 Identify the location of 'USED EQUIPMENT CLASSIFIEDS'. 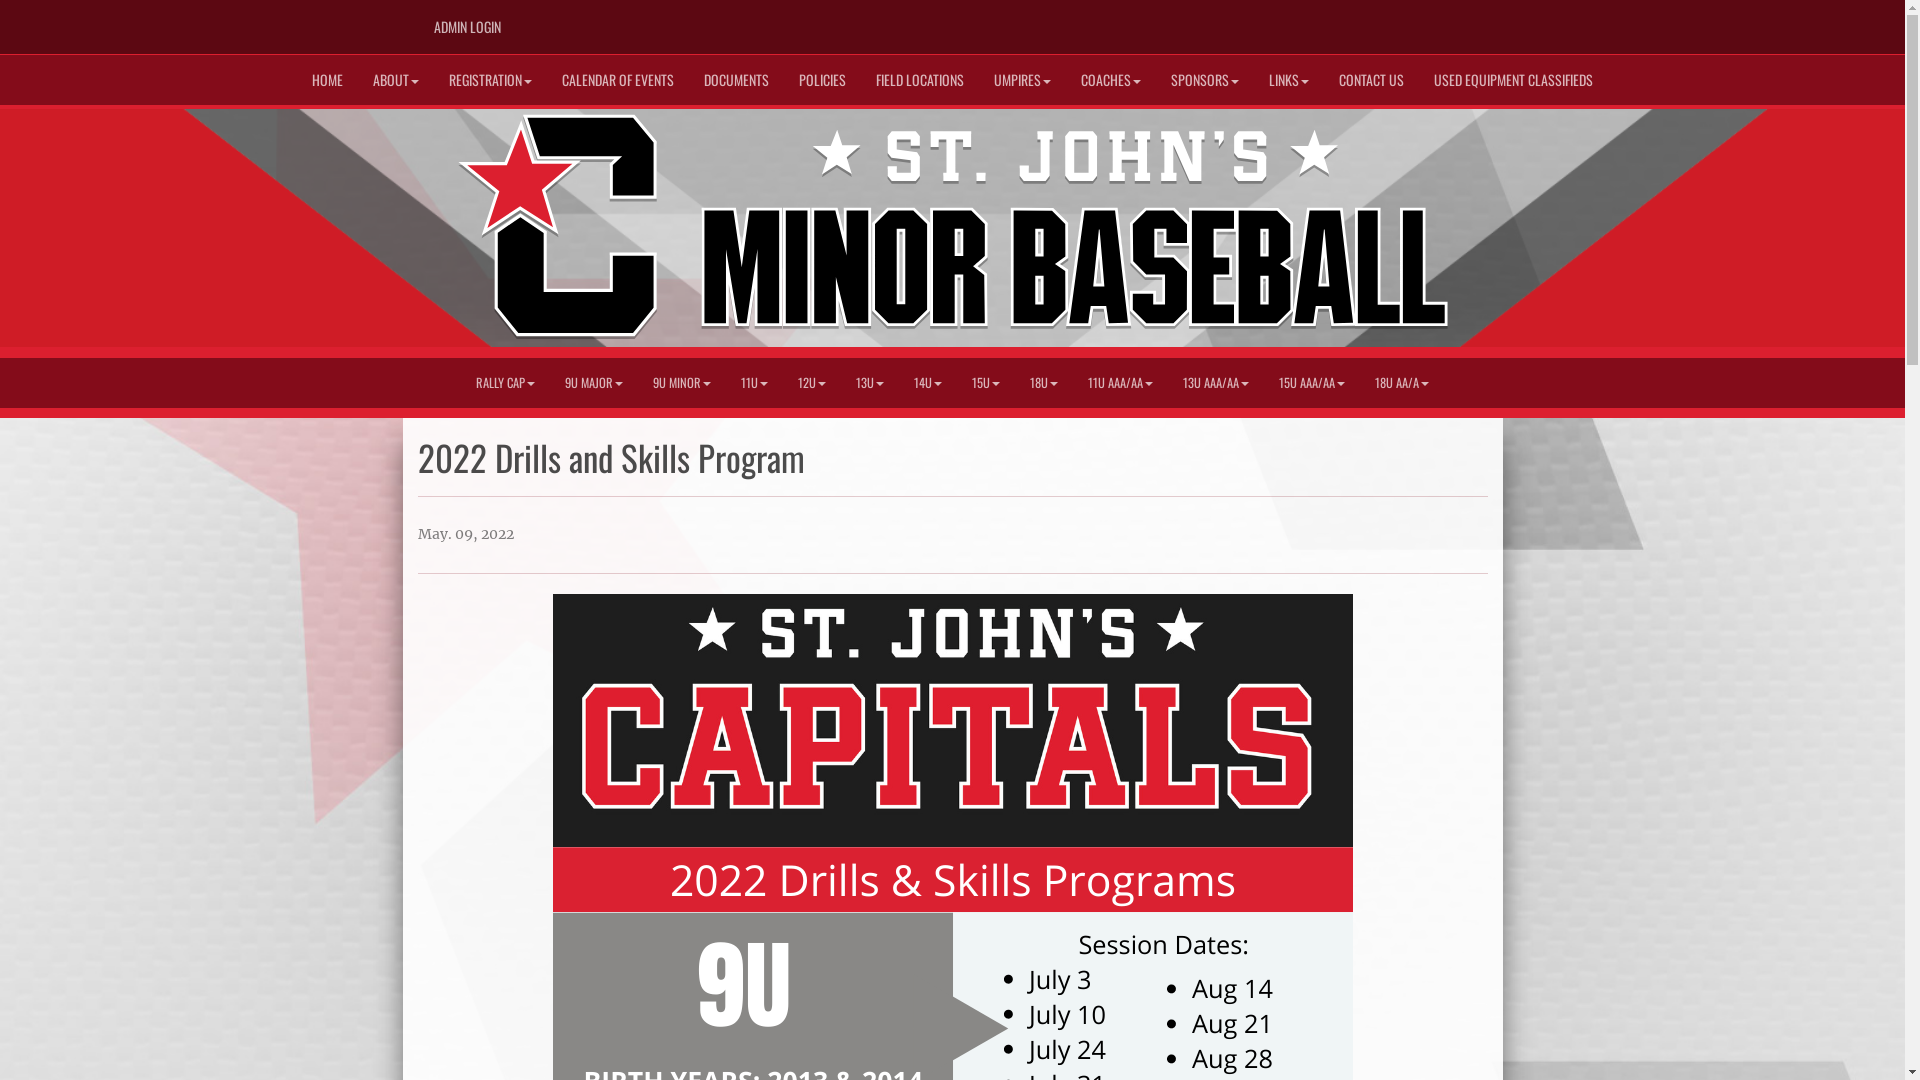
(1513, 79).